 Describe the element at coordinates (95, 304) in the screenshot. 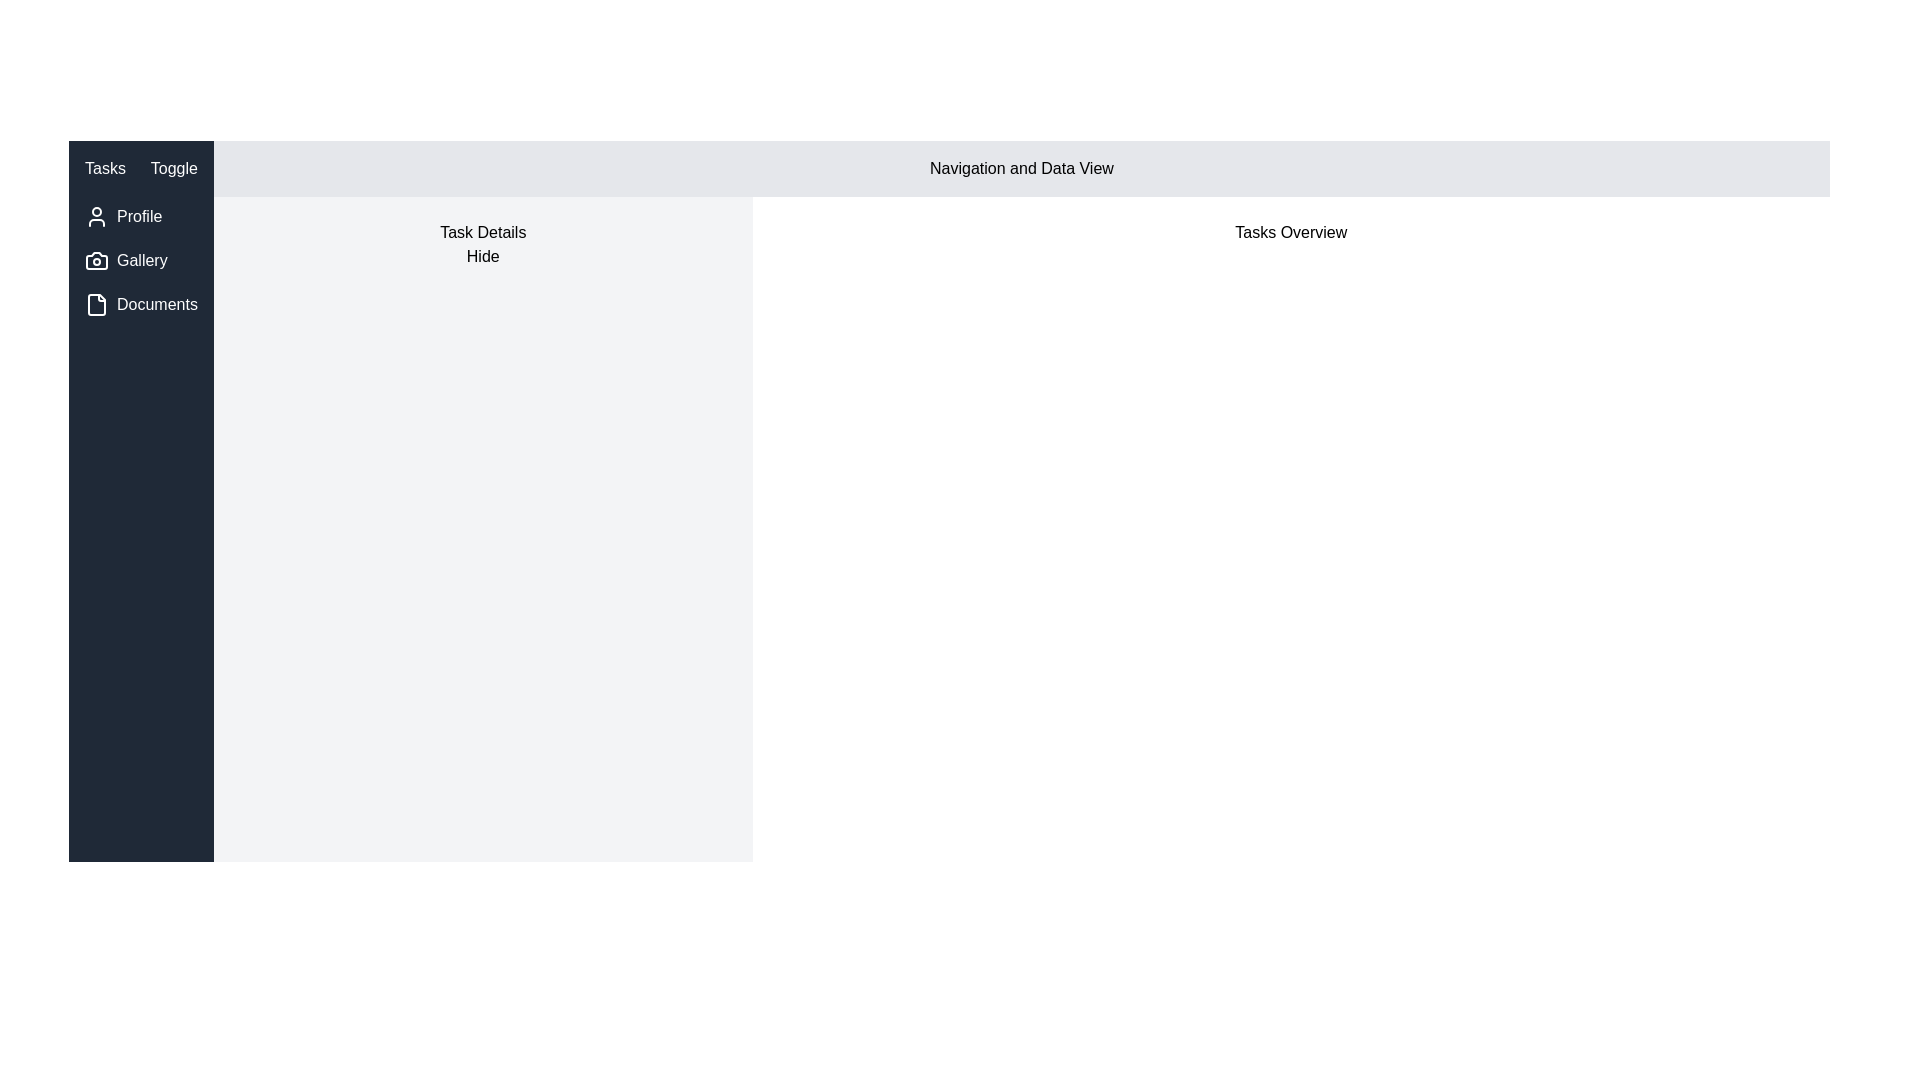

I see `the small document file icon located in the left navigation sidebar, to the left of the 'Documents' label` at that location.